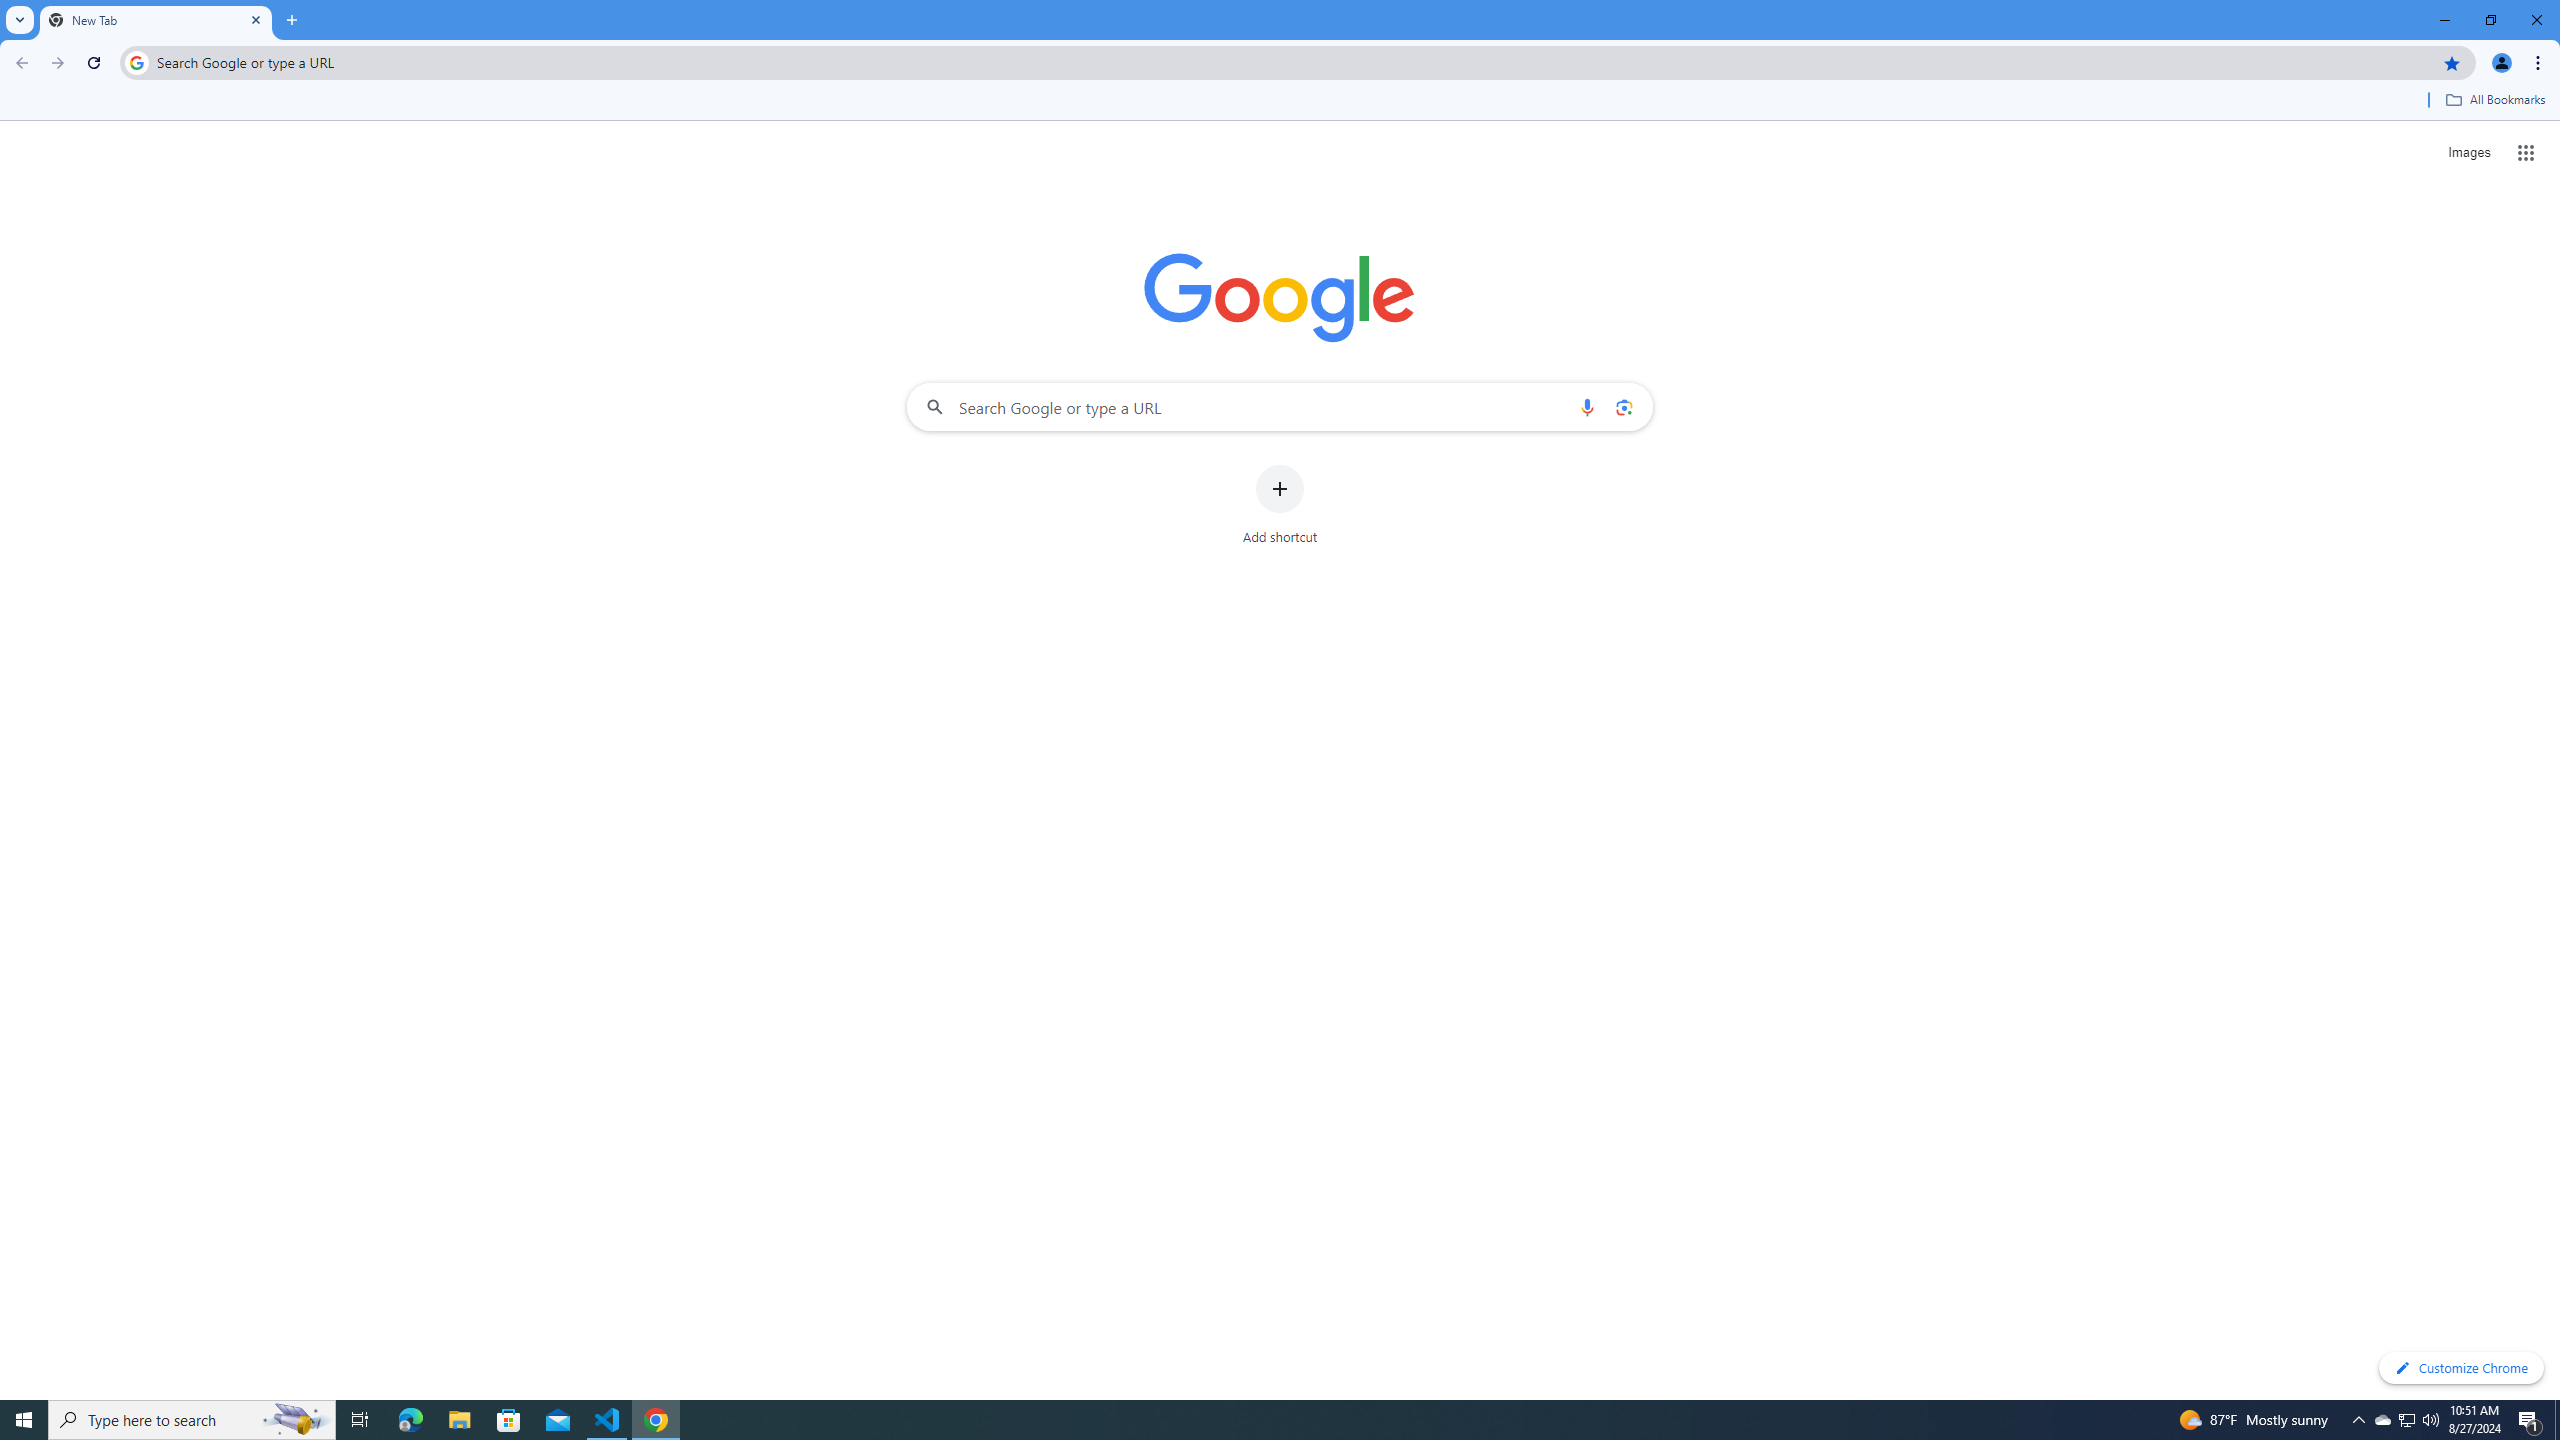 Image resolution: width=2560 pixels, height=1440 pixels. I want to click on 'Search Google or type a URL', so click(1280, 405).